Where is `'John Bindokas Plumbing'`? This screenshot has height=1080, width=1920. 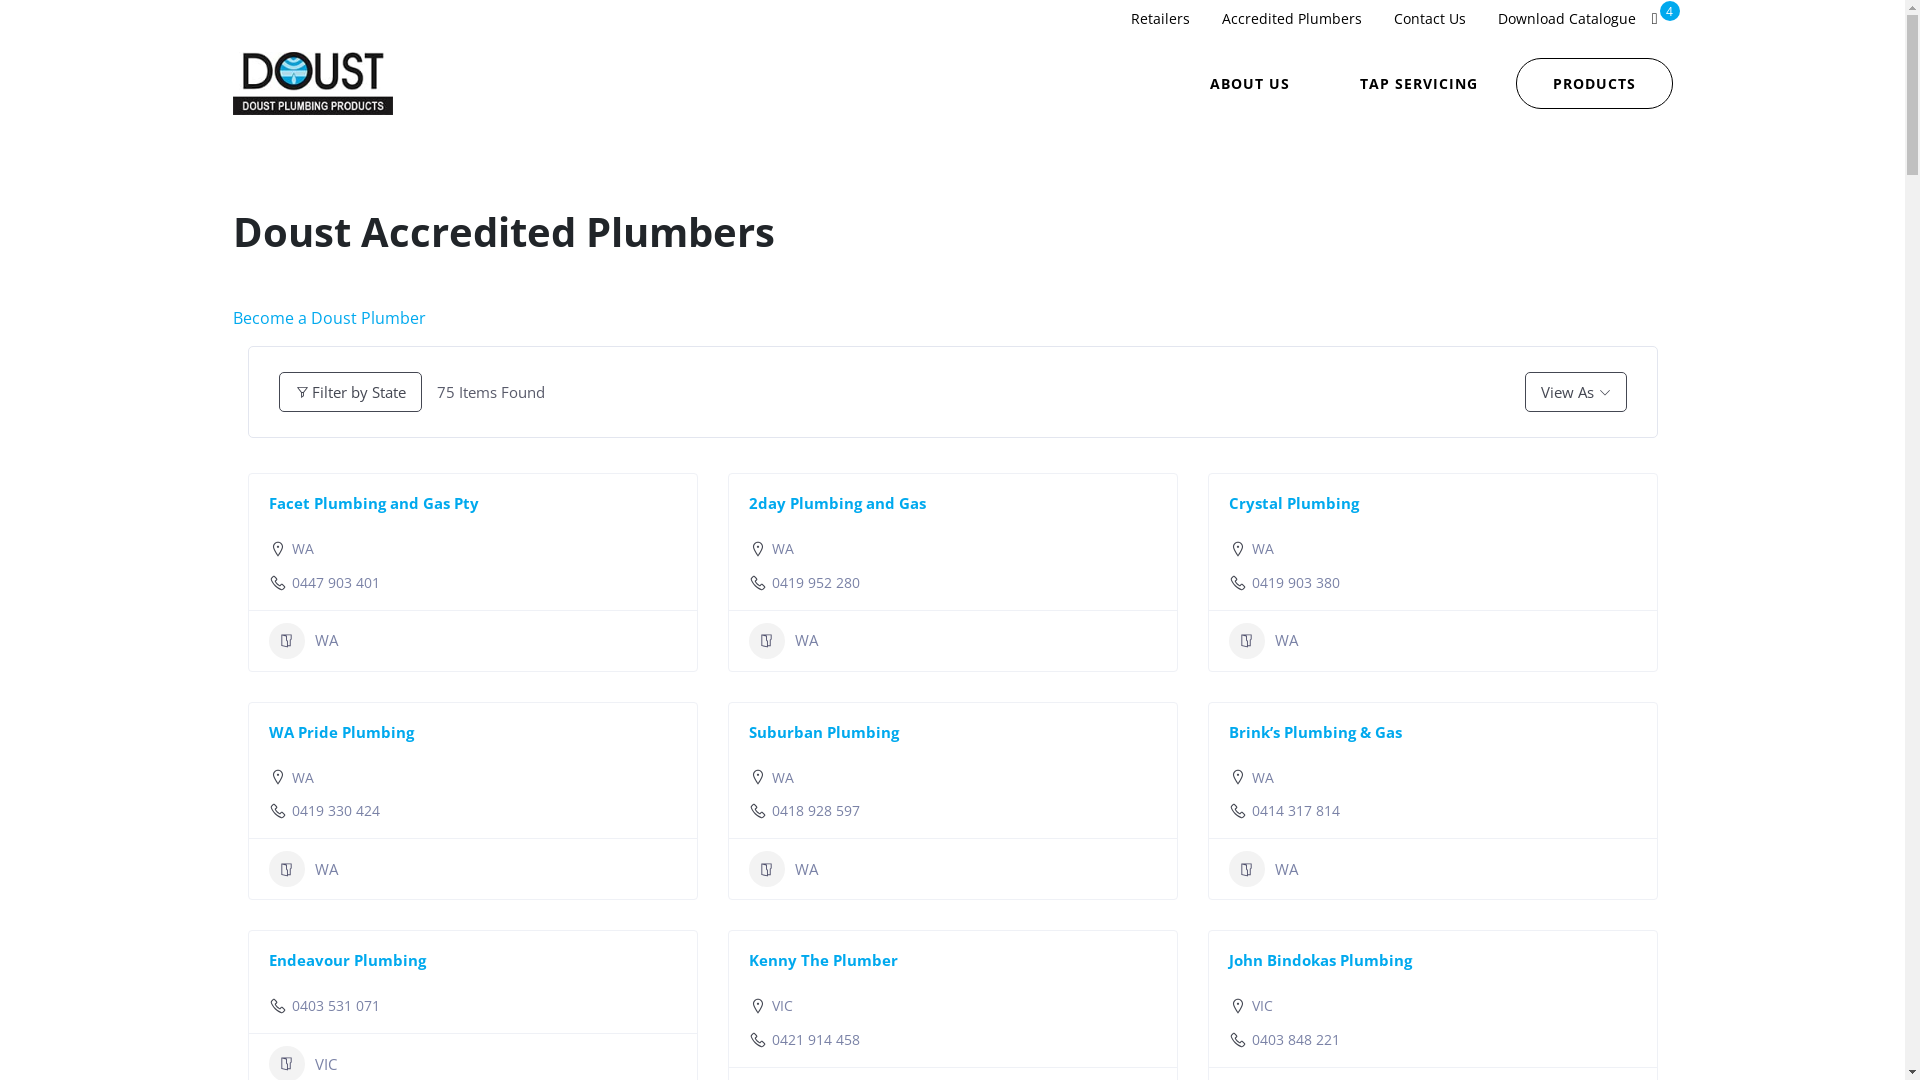 'John Bindokas Plumbing' is located at coordinates (1319, 959).